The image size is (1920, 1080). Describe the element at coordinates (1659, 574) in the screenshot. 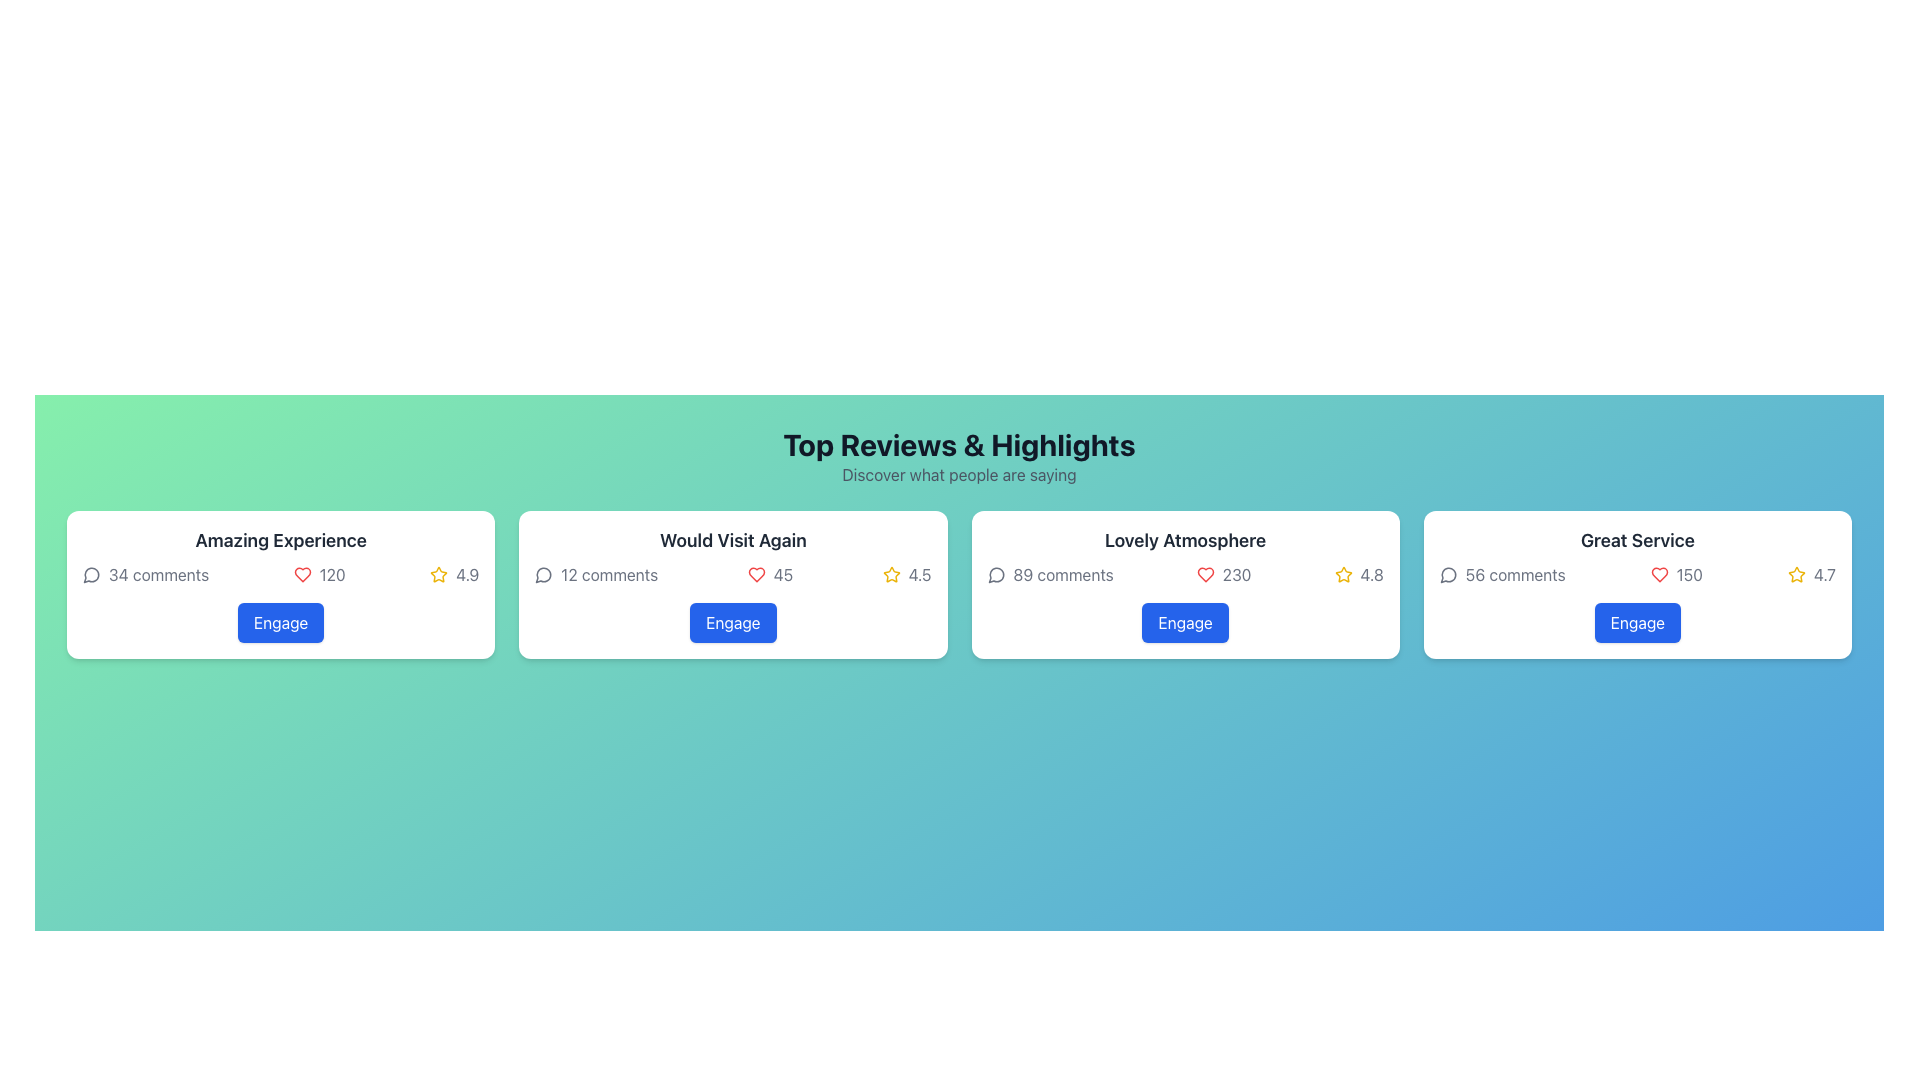

I see `the heart-shaped red icon representing likes or favorites, located in the 'Great Service' card under 'Top Reviews & Highlights', positioned to the right of the comments count` at that location.